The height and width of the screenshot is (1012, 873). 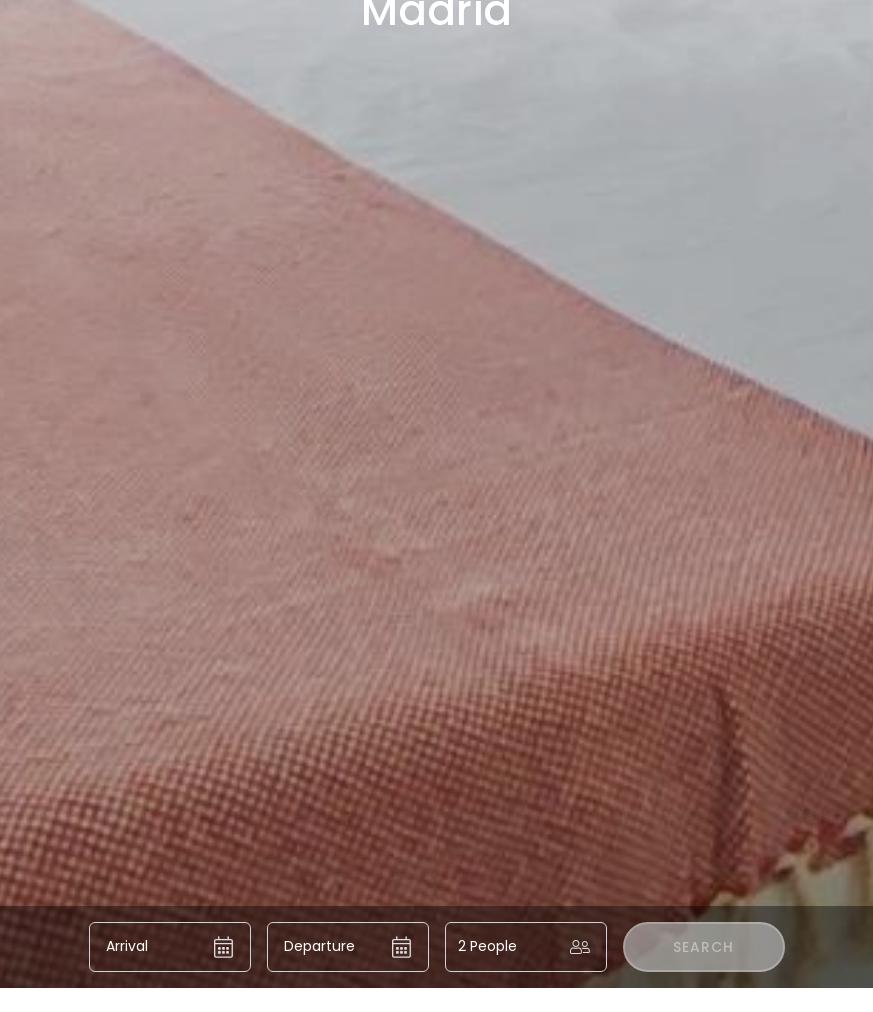 What do you see at coordinates (258, 574) in the screenshot?
I see `'DFLAT Escultor Madrid Apartments:'` at bounding box center [258, 574].